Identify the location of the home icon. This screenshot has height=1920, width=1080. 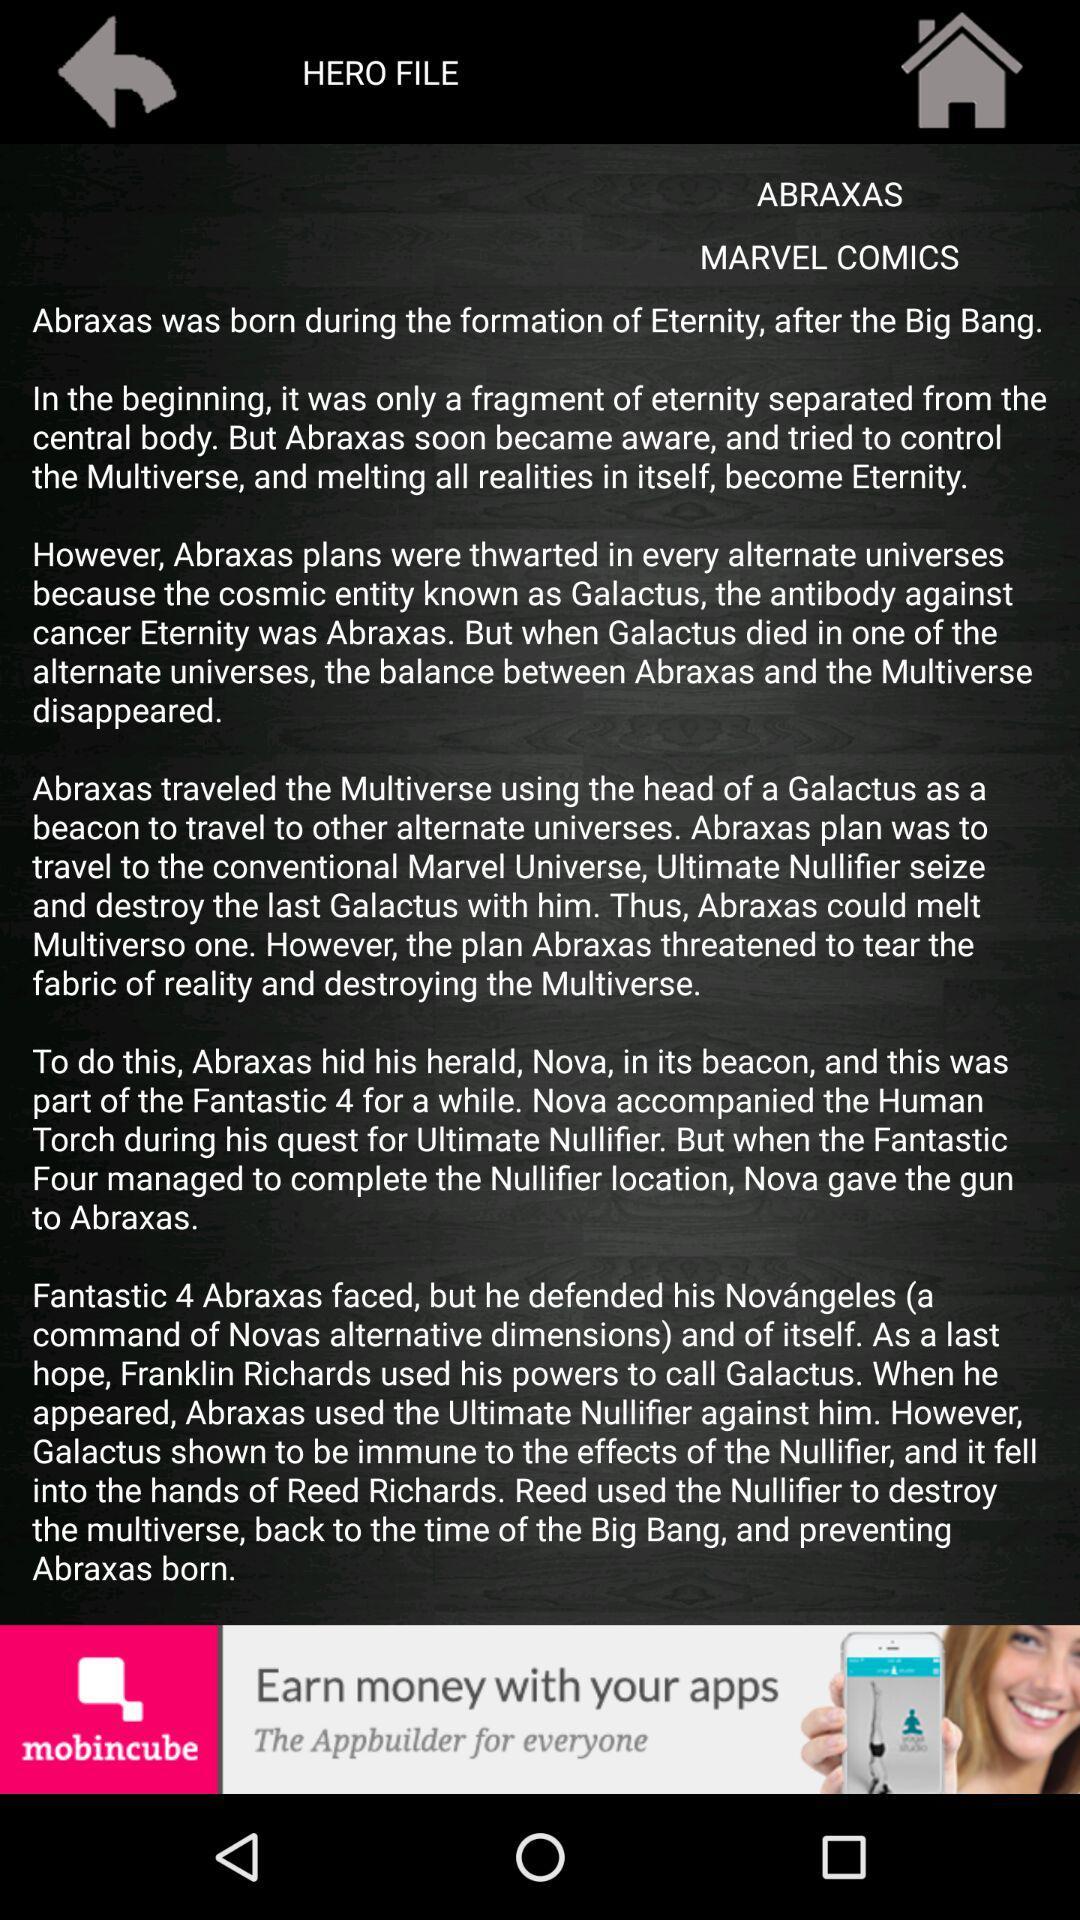
(961, 76).